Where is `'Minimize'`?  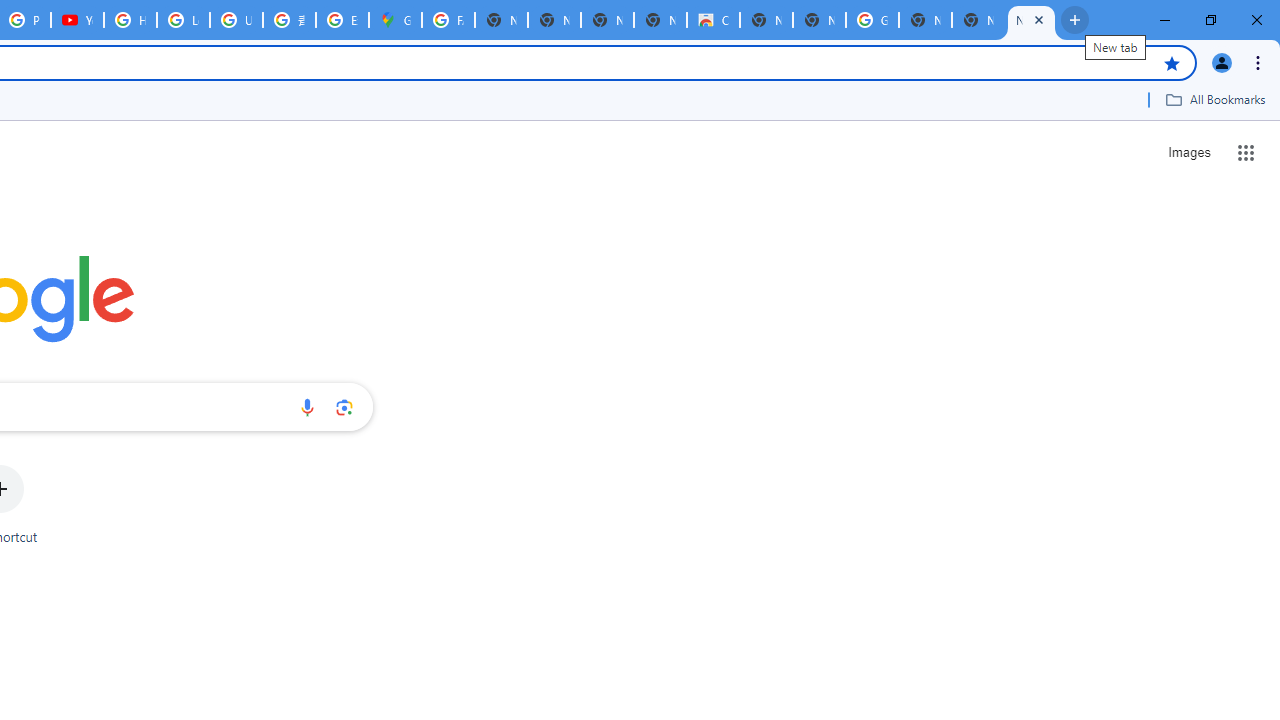
'Minimize' is located at coordinates (1165, 20).